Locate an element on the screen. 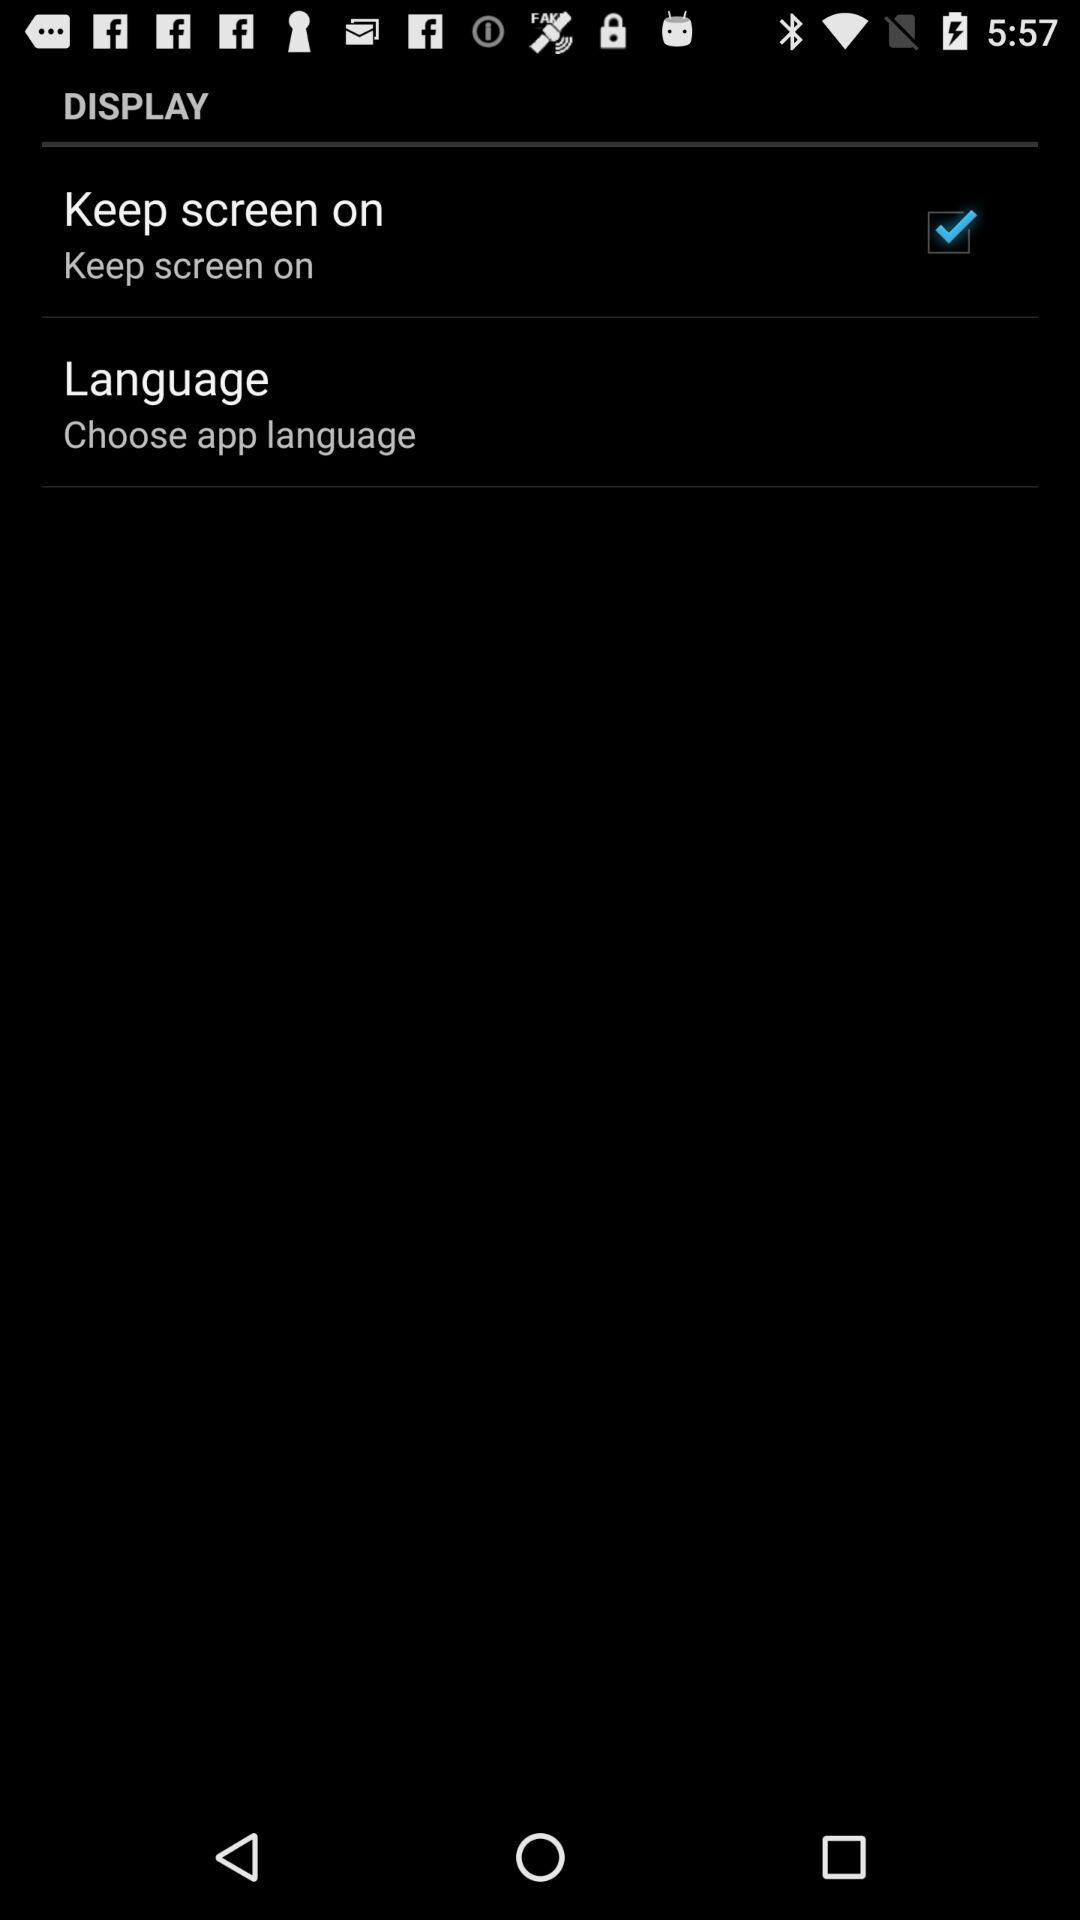 The height and width of the screenshot is (1920, 1080). item below the language app is located at coordinates (238, 432).